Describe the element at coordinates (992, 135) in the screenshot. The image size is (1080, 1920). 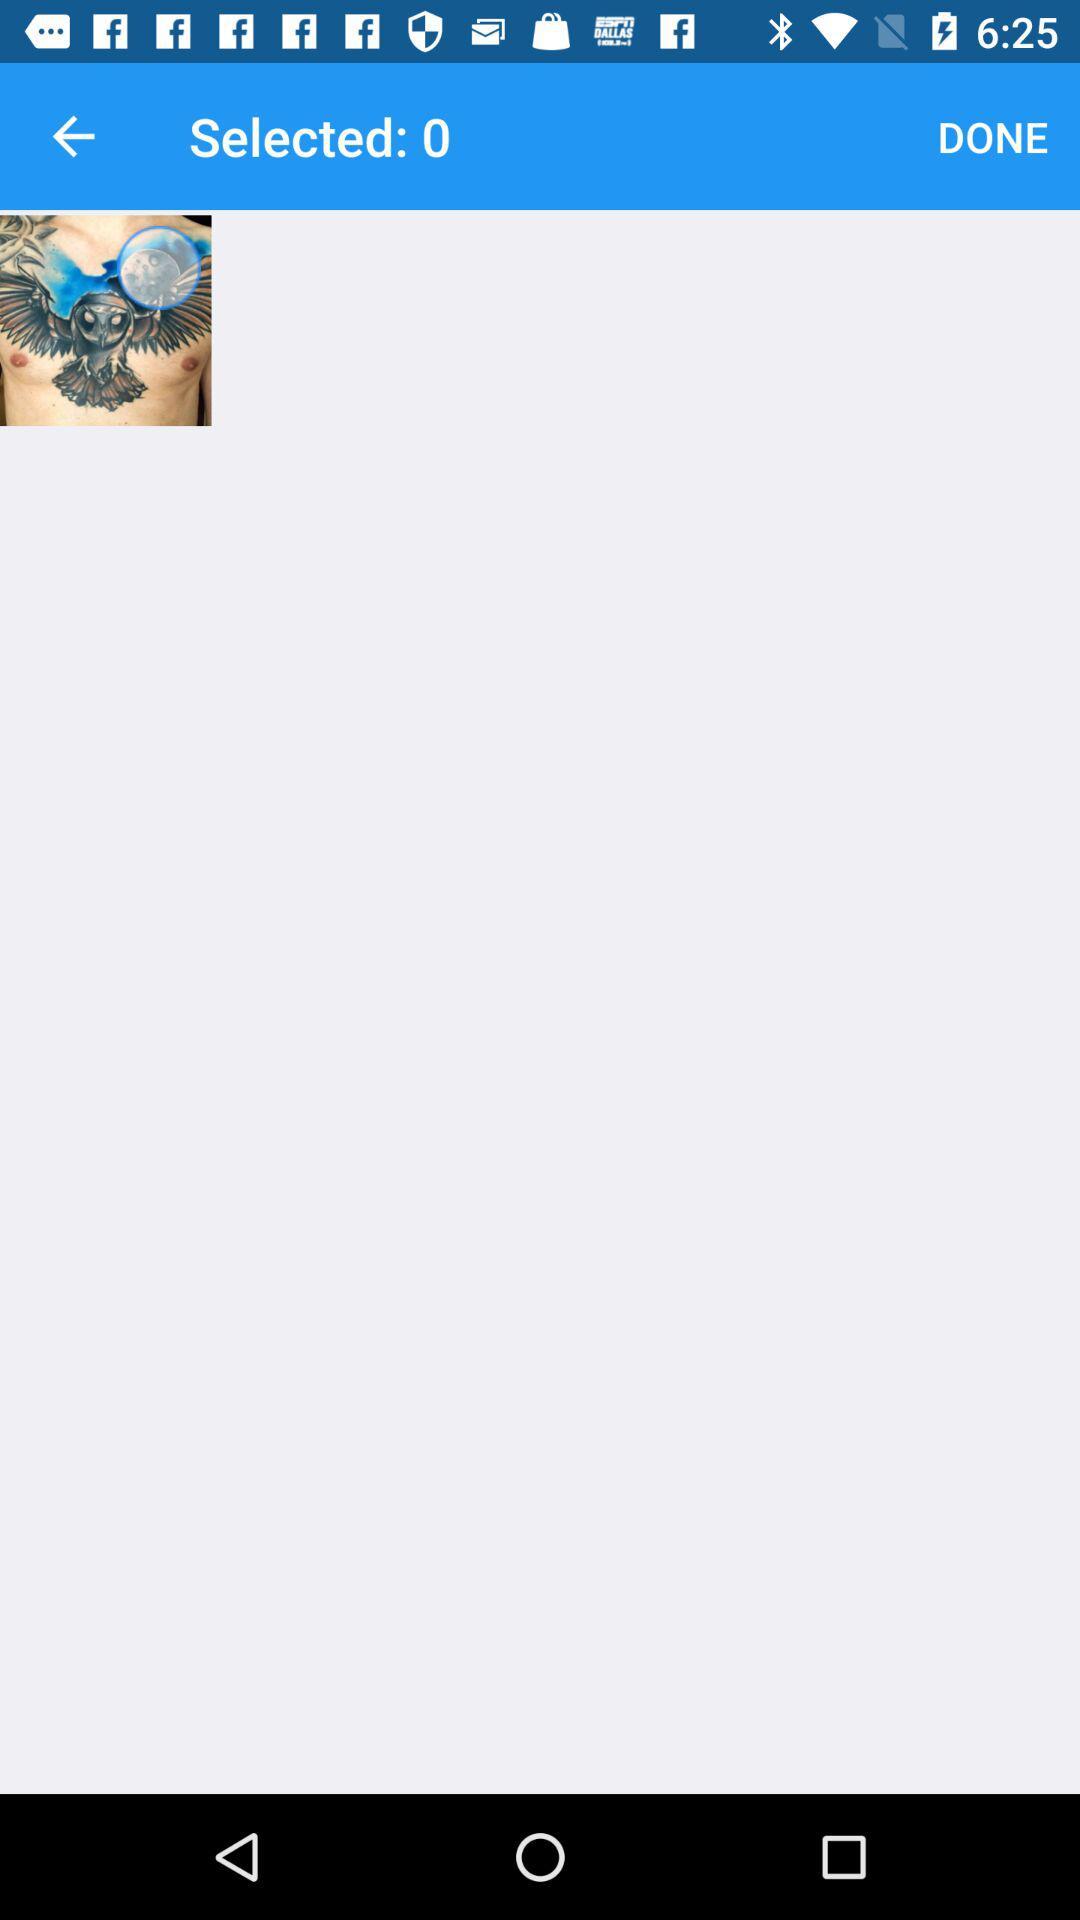
I see `done icon` at that location.